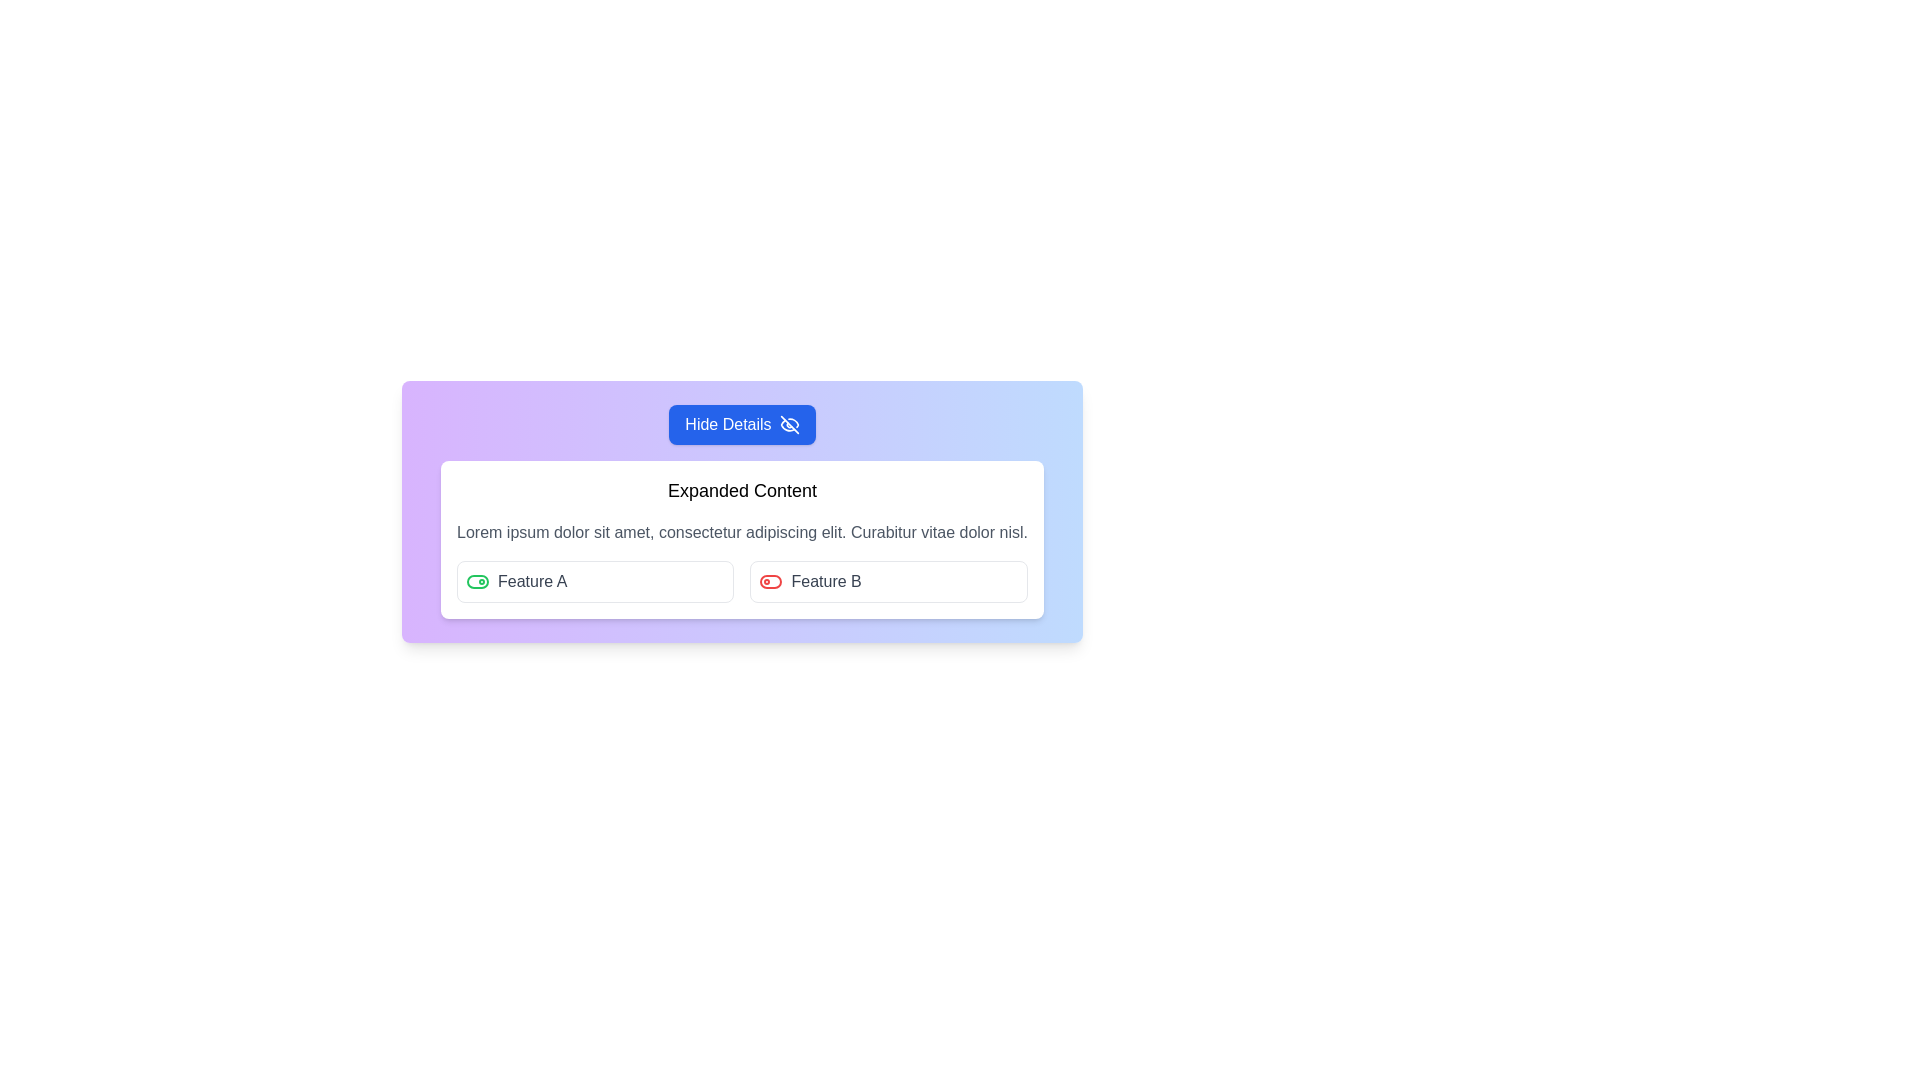 The width and height of the screenshot is (1920, 1080). What do you see at coordinates (741, 582) in the screenshot?
I see `on the Toggle selection component labeled 'Feature A' and 'Feature B'` at bounding box center [741, 582].